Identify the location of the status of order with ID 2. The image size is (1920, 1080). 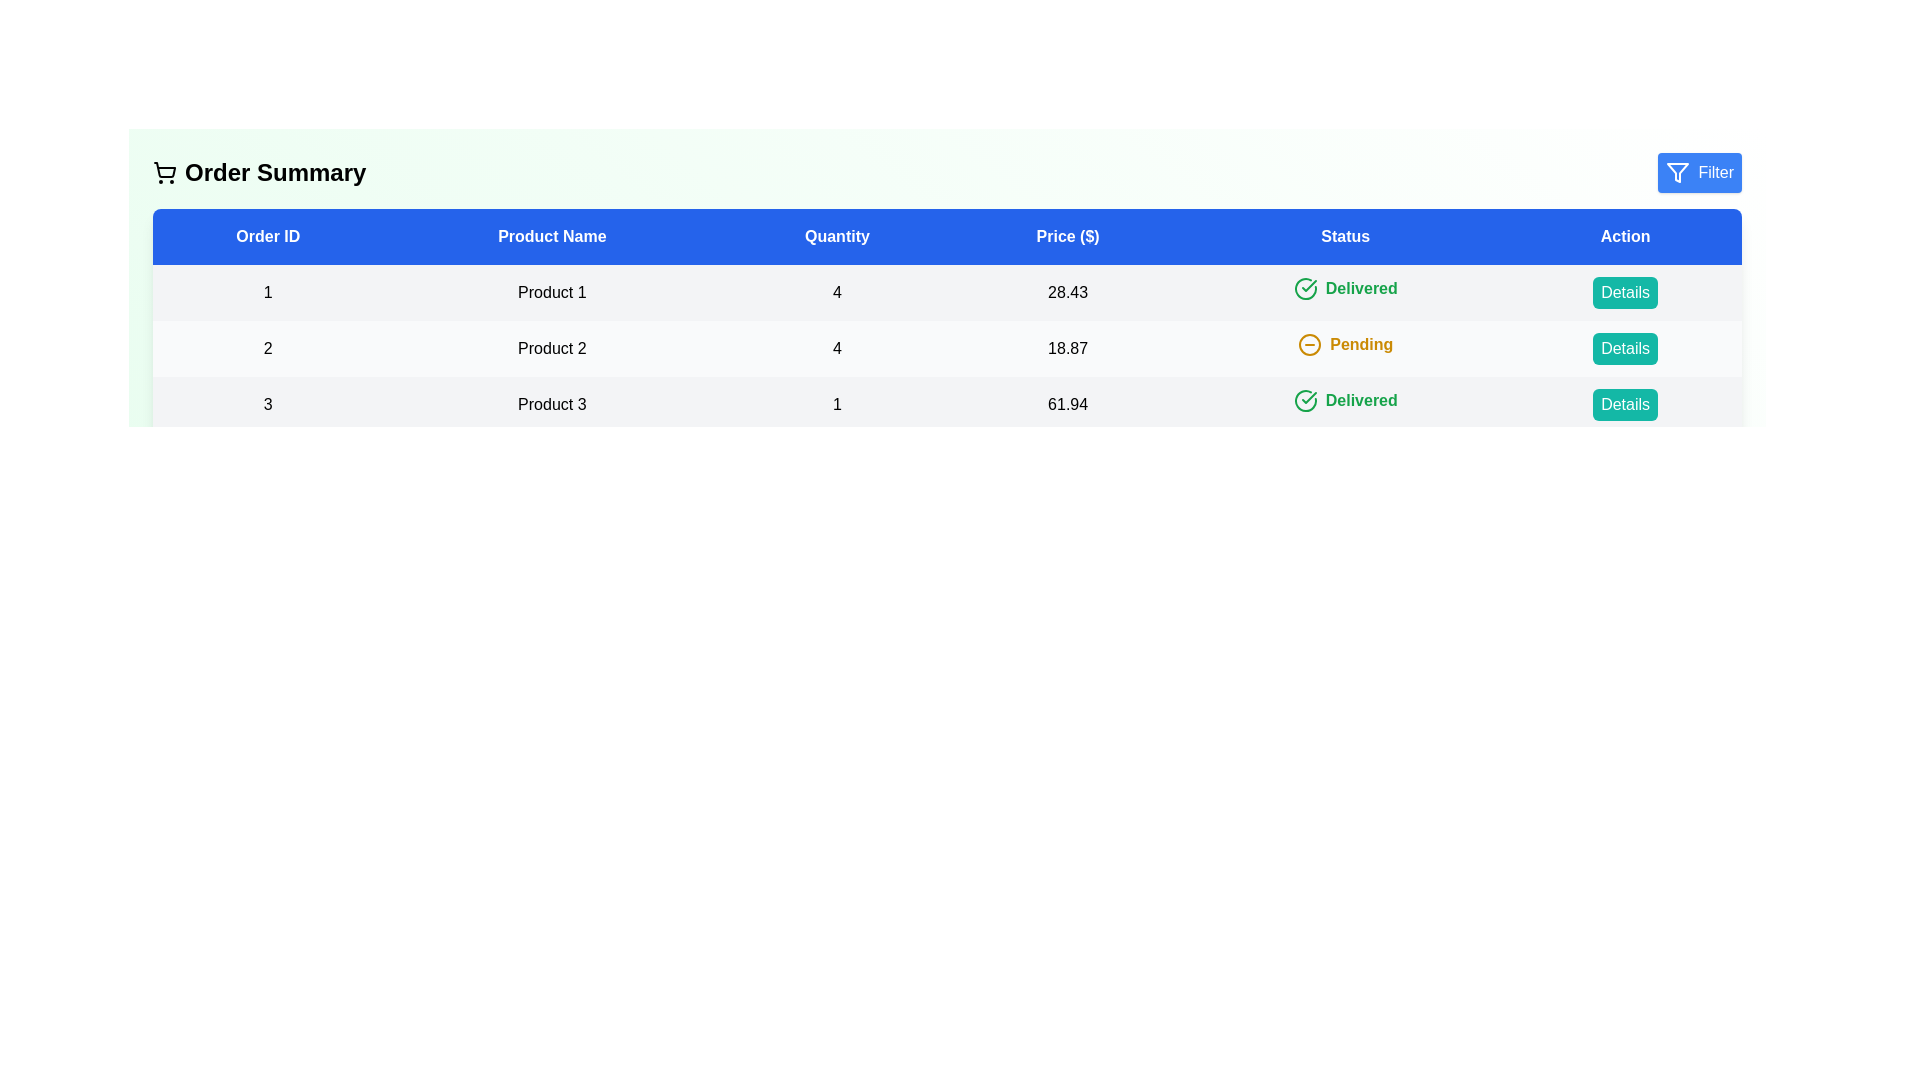
(1344, 343).